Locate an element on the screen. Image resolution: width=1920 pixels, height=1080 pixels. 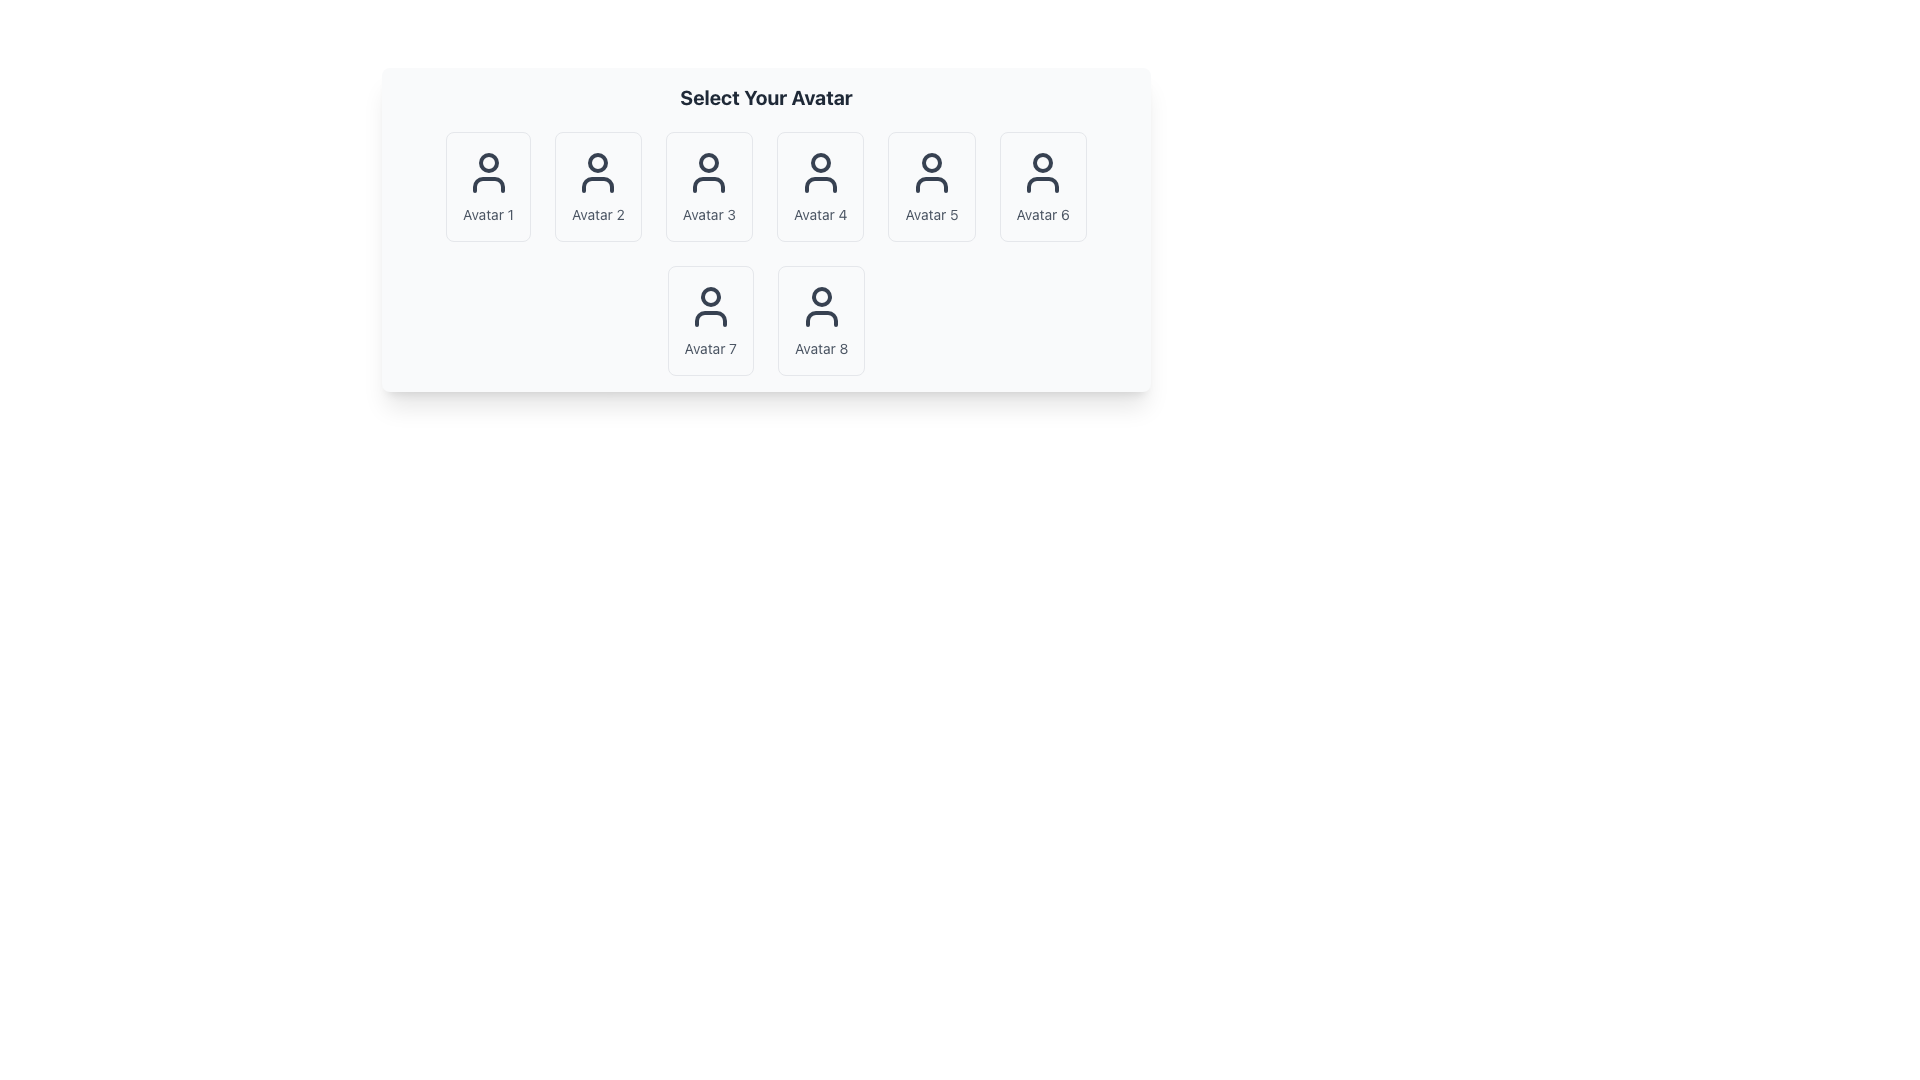
the selectable option tile for 'Avatar 7' located at the second row and first column in the grid layout is located at coordinates (710, 319).